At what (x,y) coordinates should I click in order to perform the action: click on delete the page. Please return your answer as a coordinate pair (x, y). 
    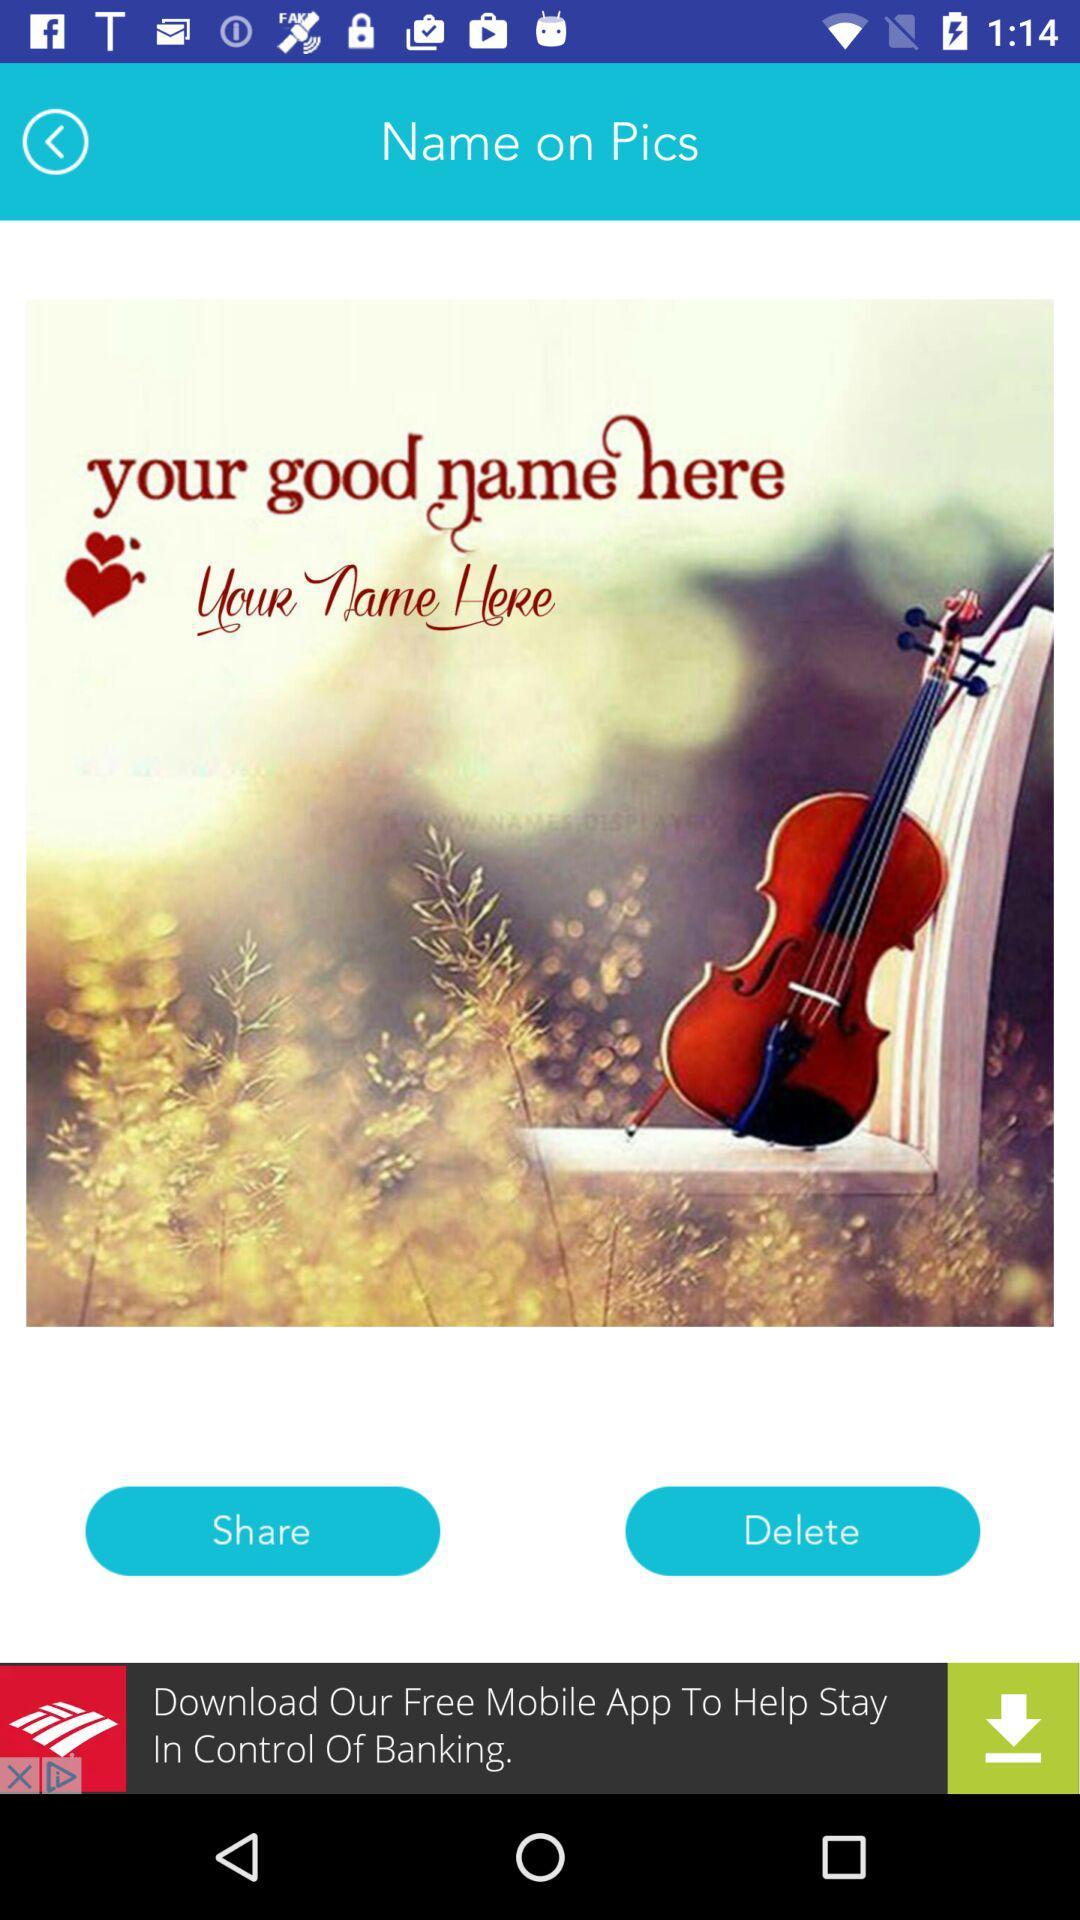
    Looking at the image, I should click on (801, 1530).